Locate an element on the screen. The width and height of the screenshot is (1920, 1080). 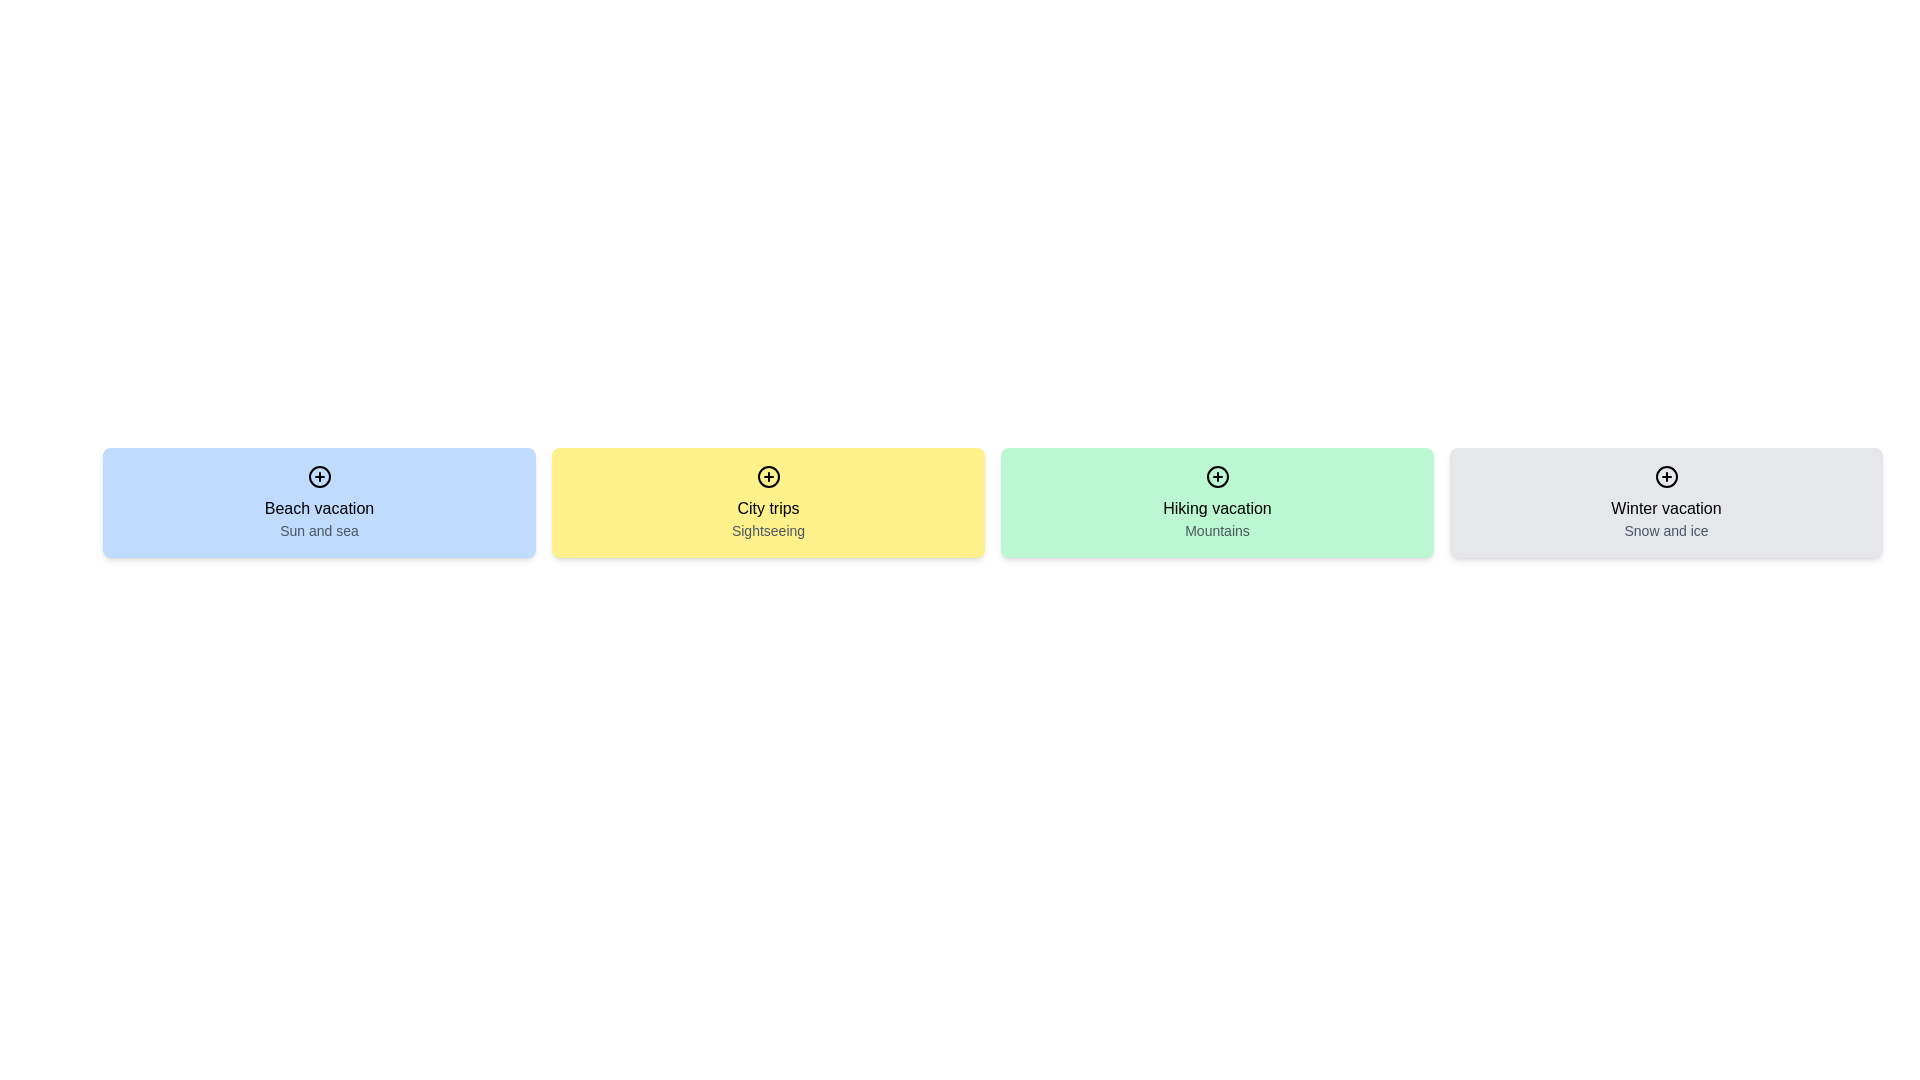
descriptive text label located below the title in the card labeled 'Hiking vacation', which is centrally positioned in the third item of a horizontal grid is located at coordinates (1216, 530).